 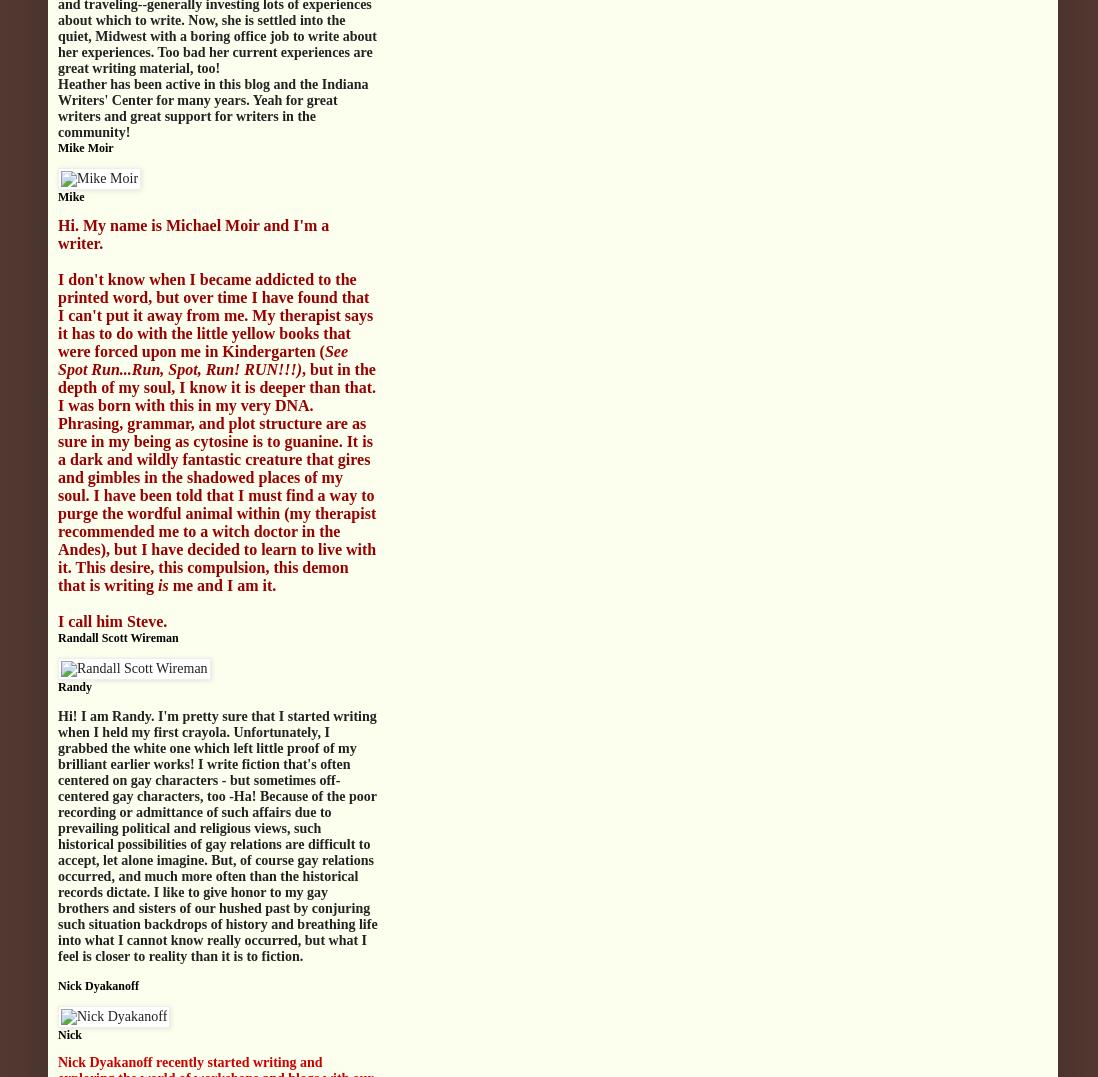 What do you see at coordinates (73, 685) in the screenshot?
I see `'Randy'` at bounding box center [73, 685].